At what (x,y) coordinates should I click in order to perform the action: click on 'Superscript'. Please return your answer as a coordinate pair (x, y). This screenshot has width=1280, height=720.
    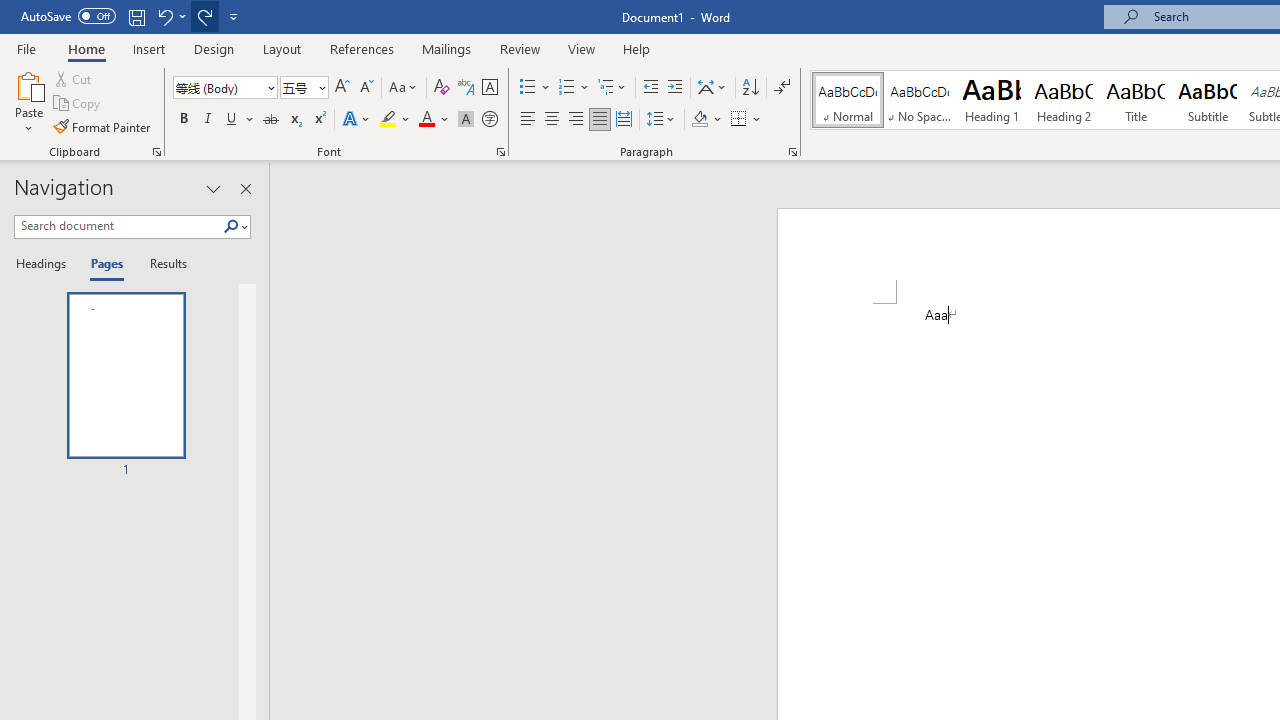
    Looking at the image, I should click on (318, 119).